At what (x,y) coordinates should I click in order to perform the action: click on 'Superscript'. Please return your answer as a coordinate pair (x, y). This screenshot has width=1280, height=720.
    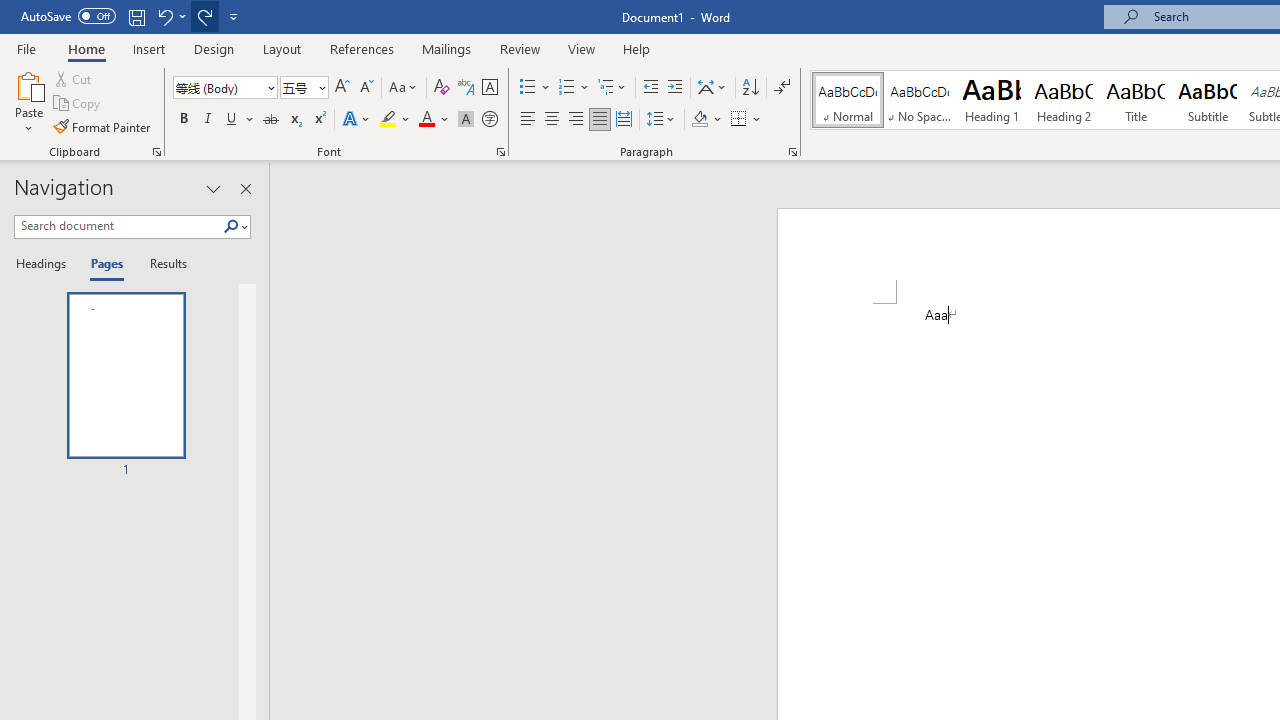
    Looking at the image, I should click on (318, 119).